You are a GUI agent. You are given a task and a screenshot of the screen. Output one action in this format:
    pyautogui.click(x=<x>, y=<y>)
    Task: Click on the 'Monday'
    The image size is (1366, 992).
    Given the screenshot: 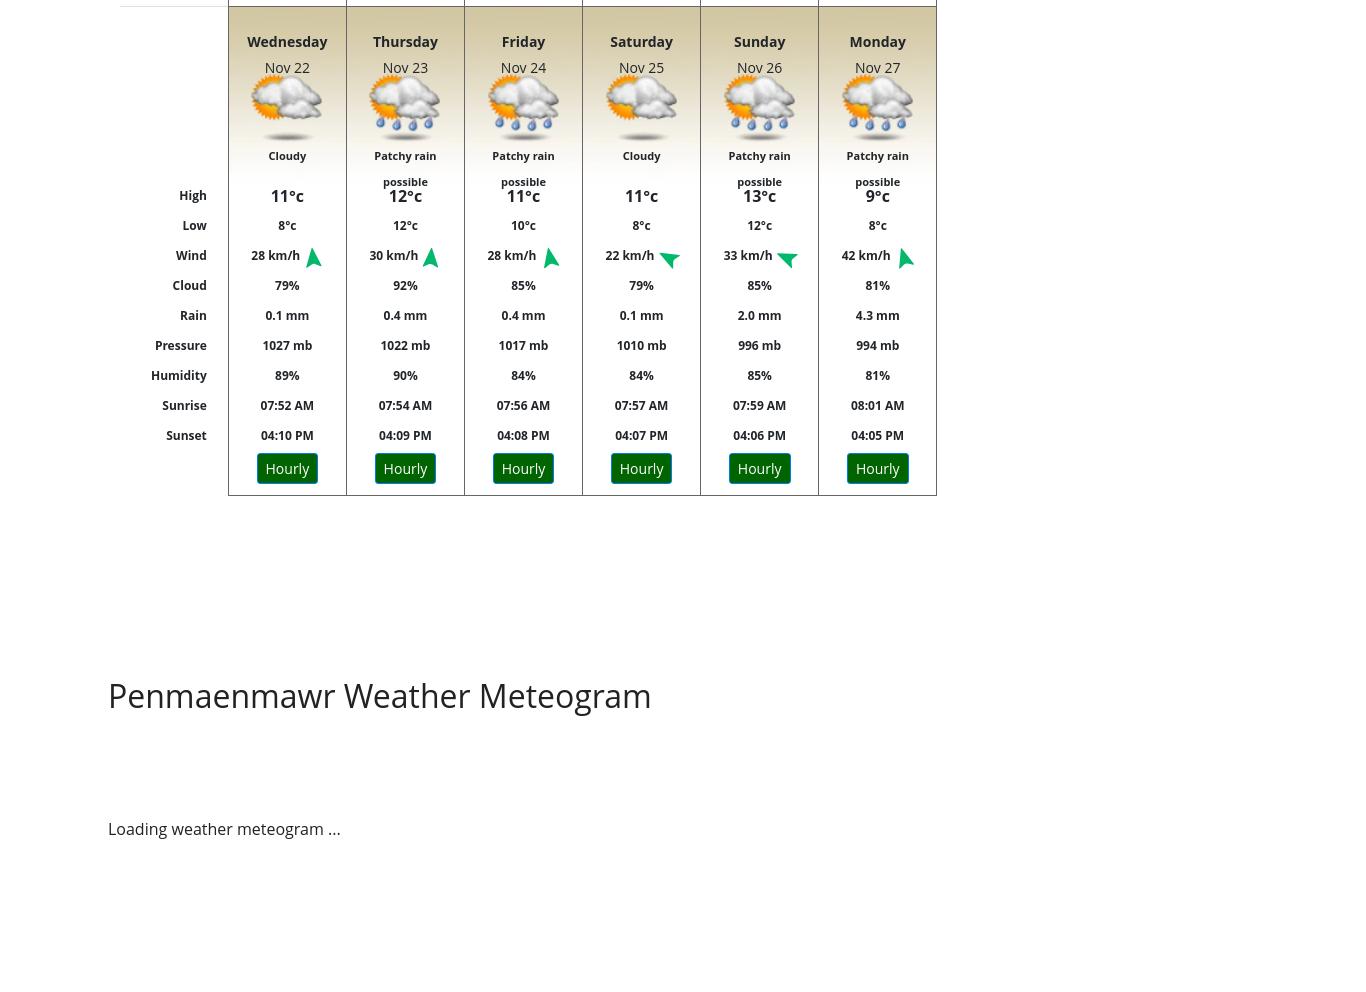 What is the action you would take?
    pyautogui.click(x=875, y=40)
    